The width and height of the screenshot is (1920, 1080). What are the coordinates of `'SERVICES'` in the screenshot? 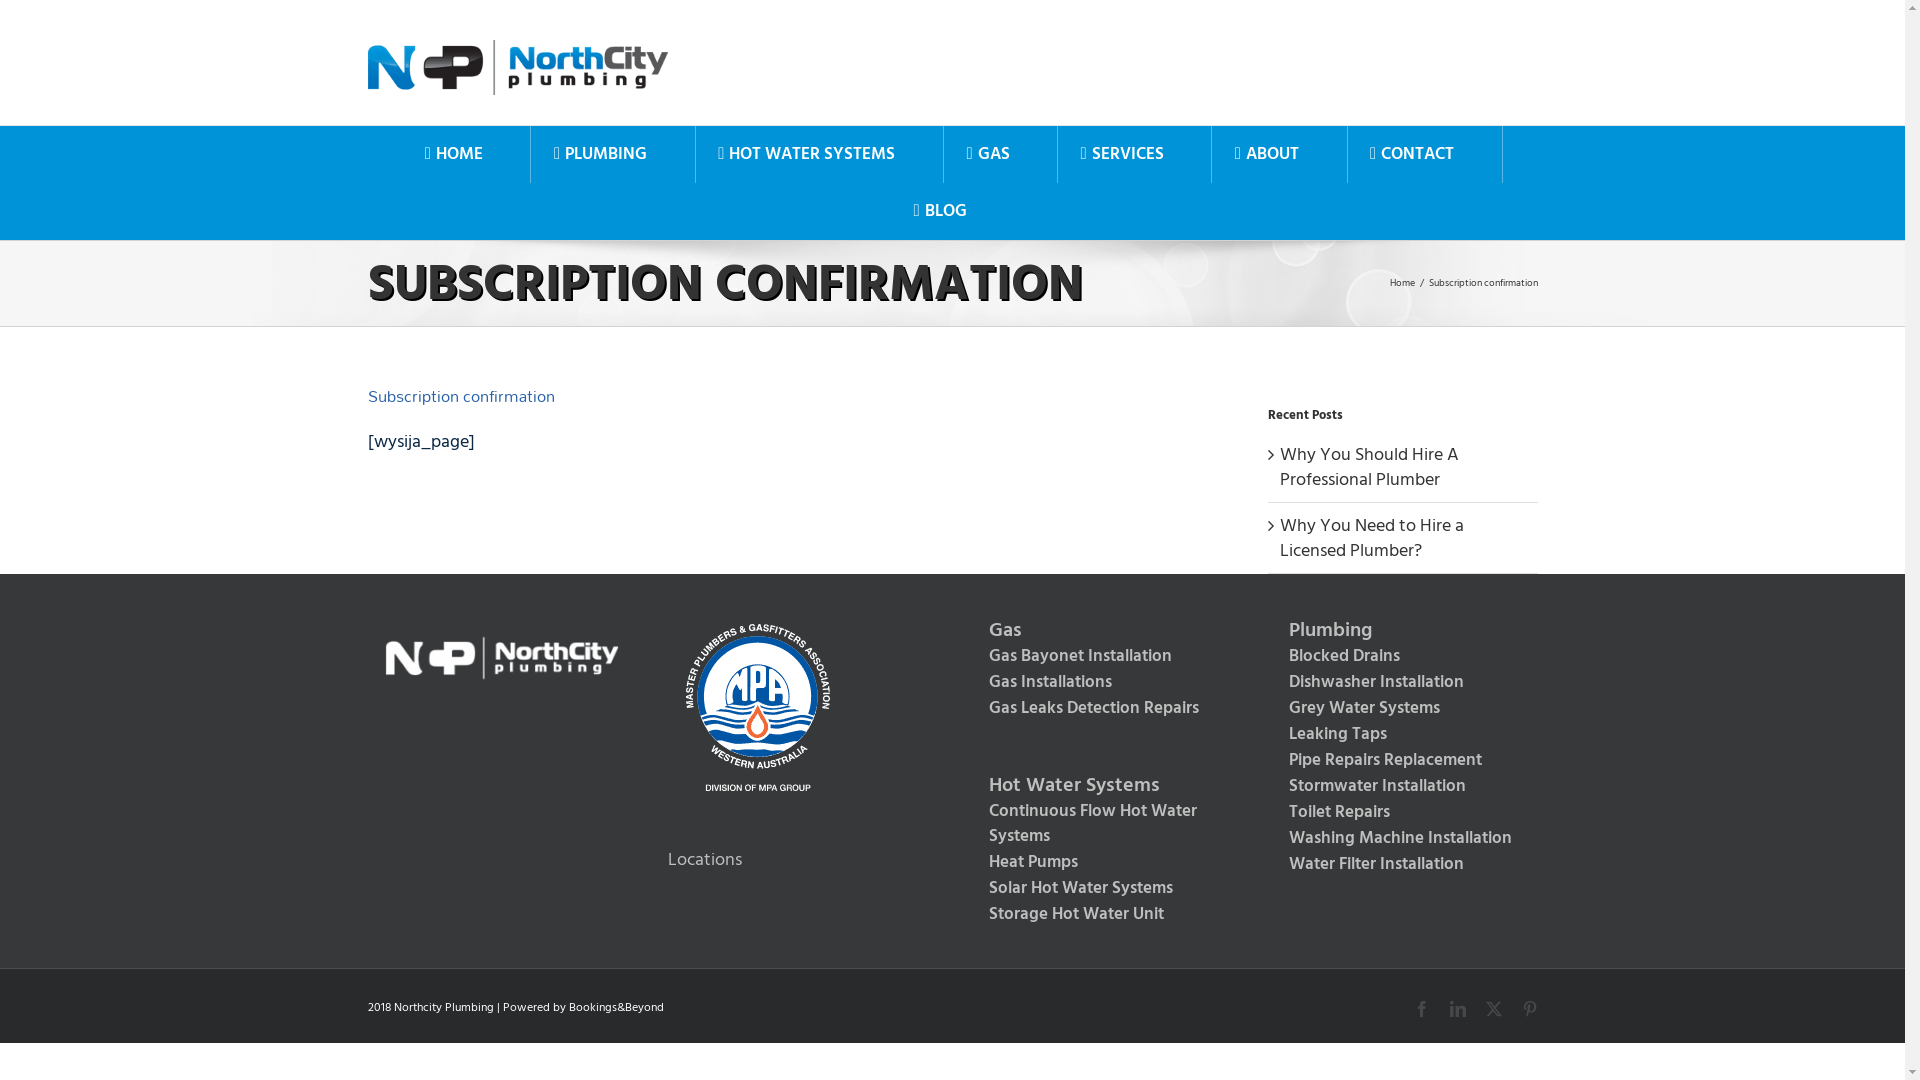 It's located at (1122, 153).